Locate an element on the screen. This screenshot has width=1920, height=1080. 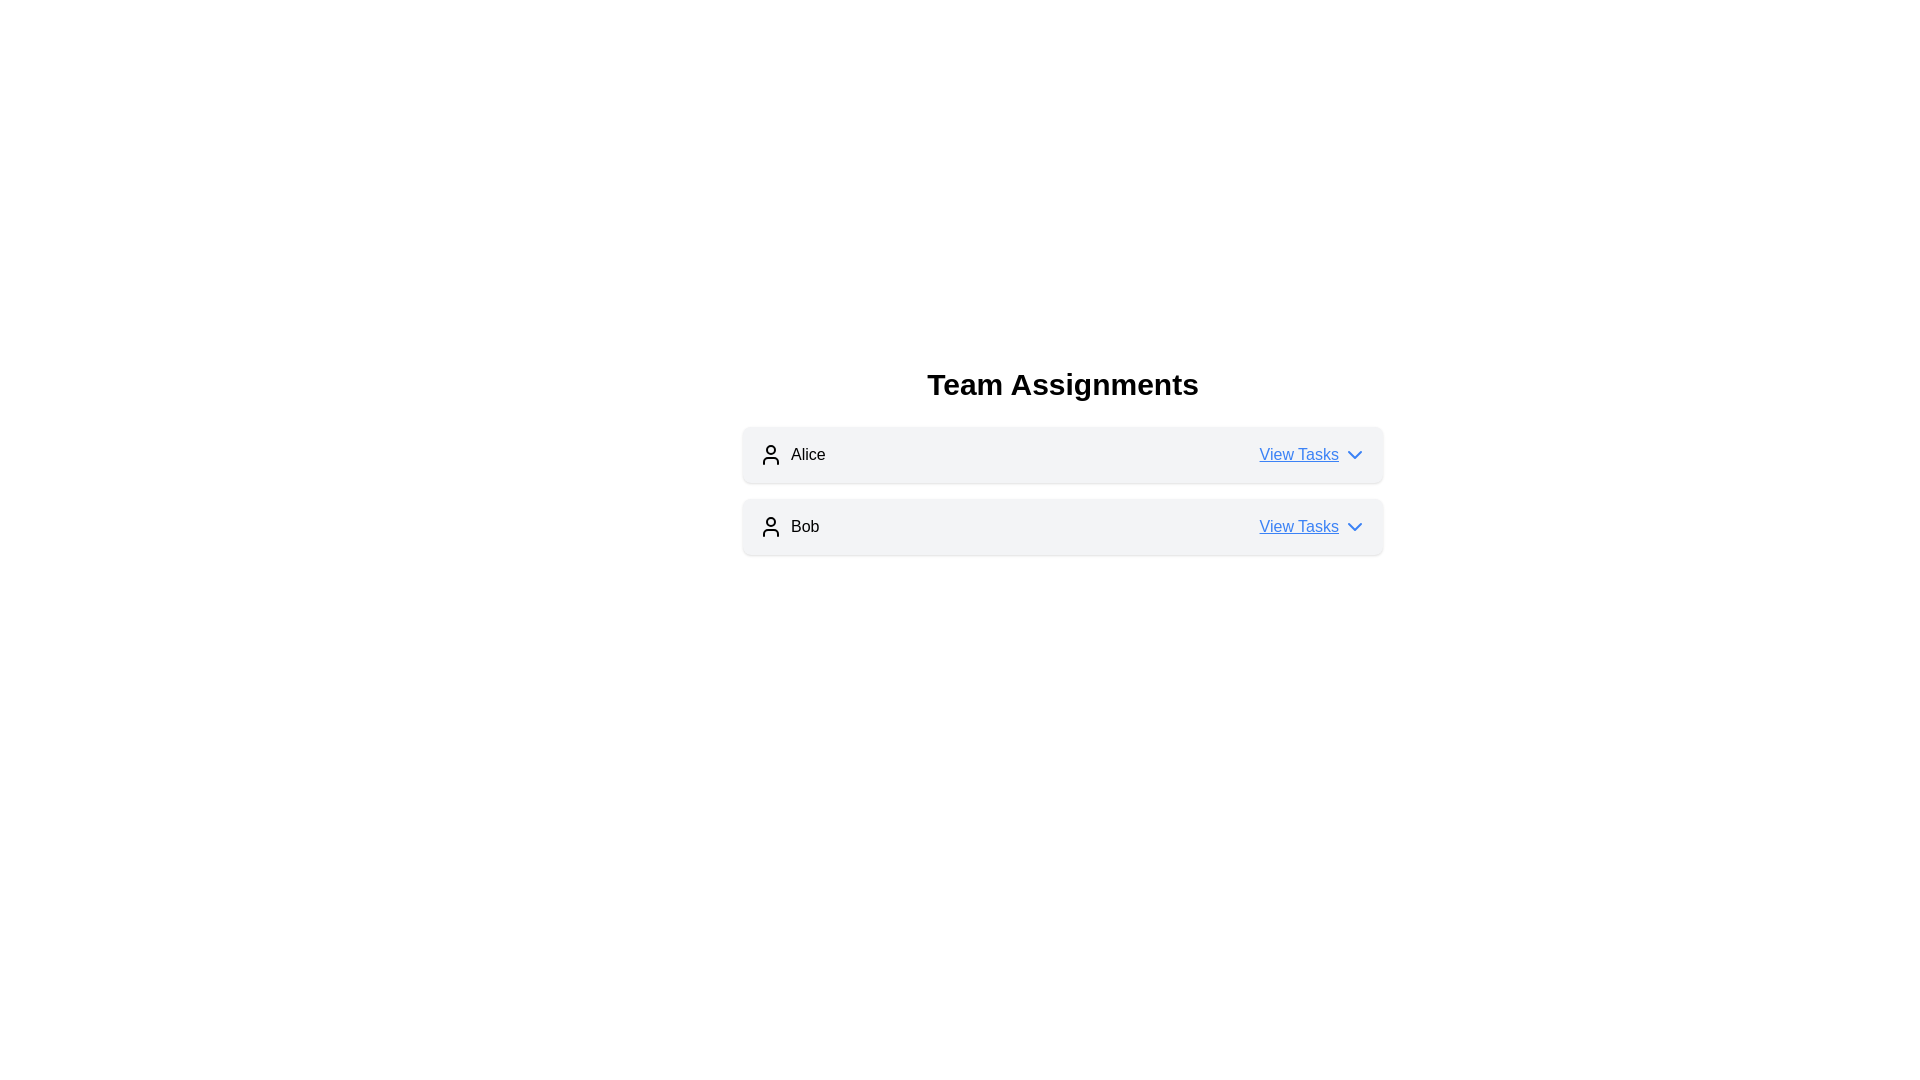
the blue-colored, underlined text 'View Tasks' located in the bottom-right corner of the section associated with 'Bob' is located at coordinates (1313, 526).